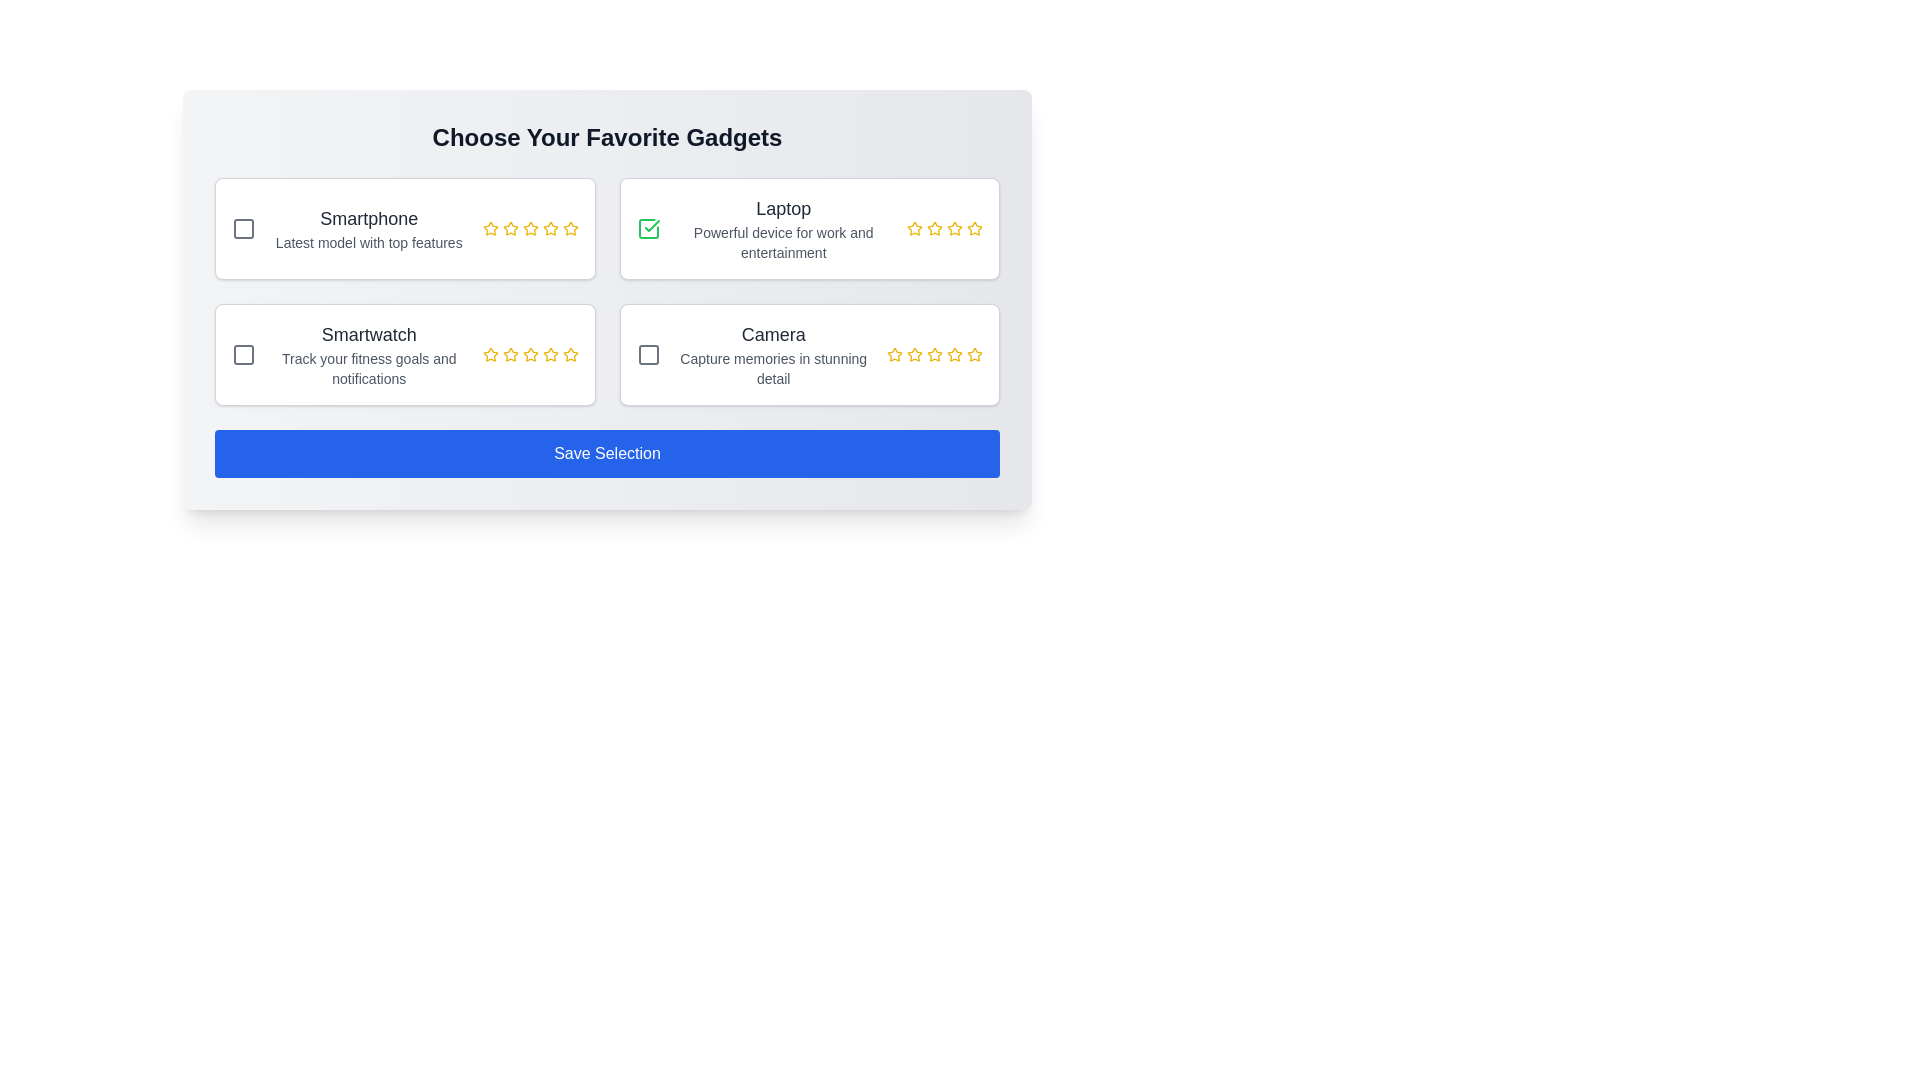 The image size is (1920, 1080). I want to click on the second star icon in the rating system of the 'Camera' card, so click(914, 353).